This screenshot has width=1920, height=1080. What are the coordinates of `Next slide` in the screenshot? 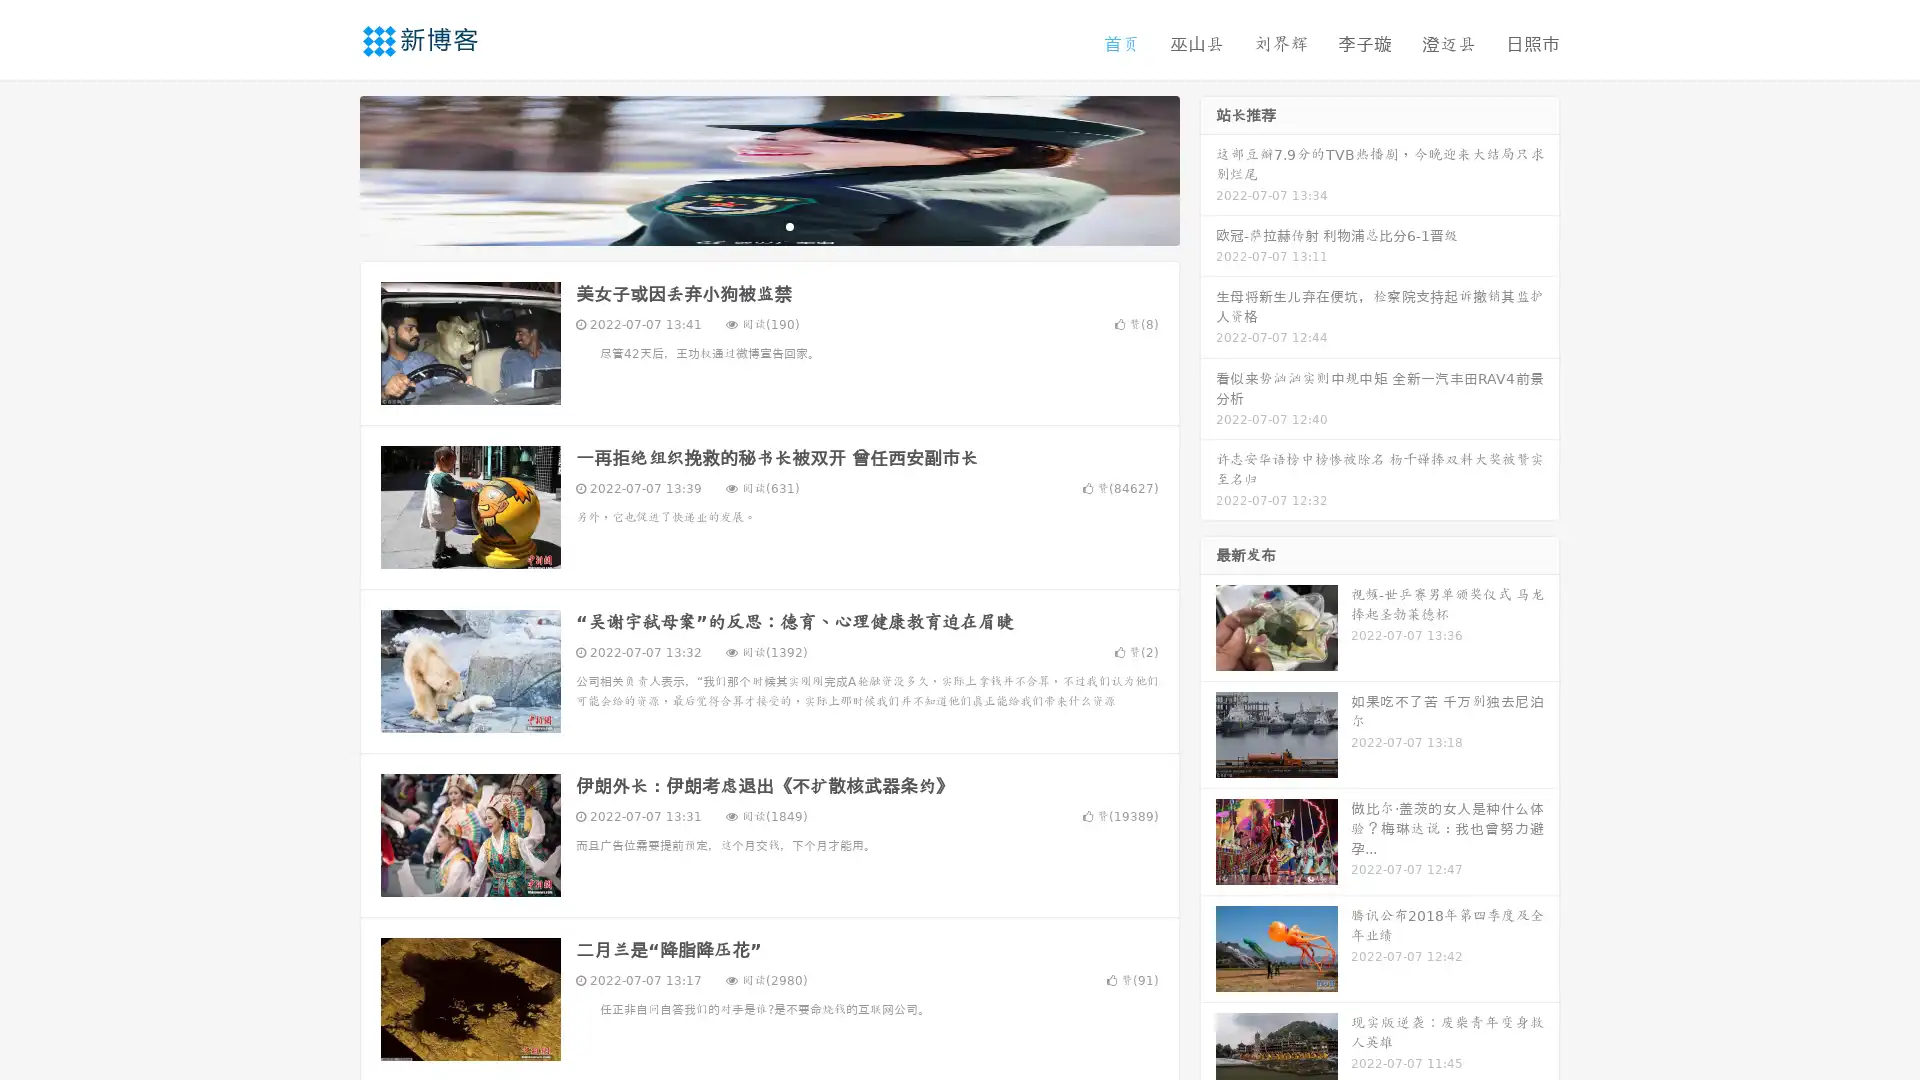 It's located at (1208, 168).